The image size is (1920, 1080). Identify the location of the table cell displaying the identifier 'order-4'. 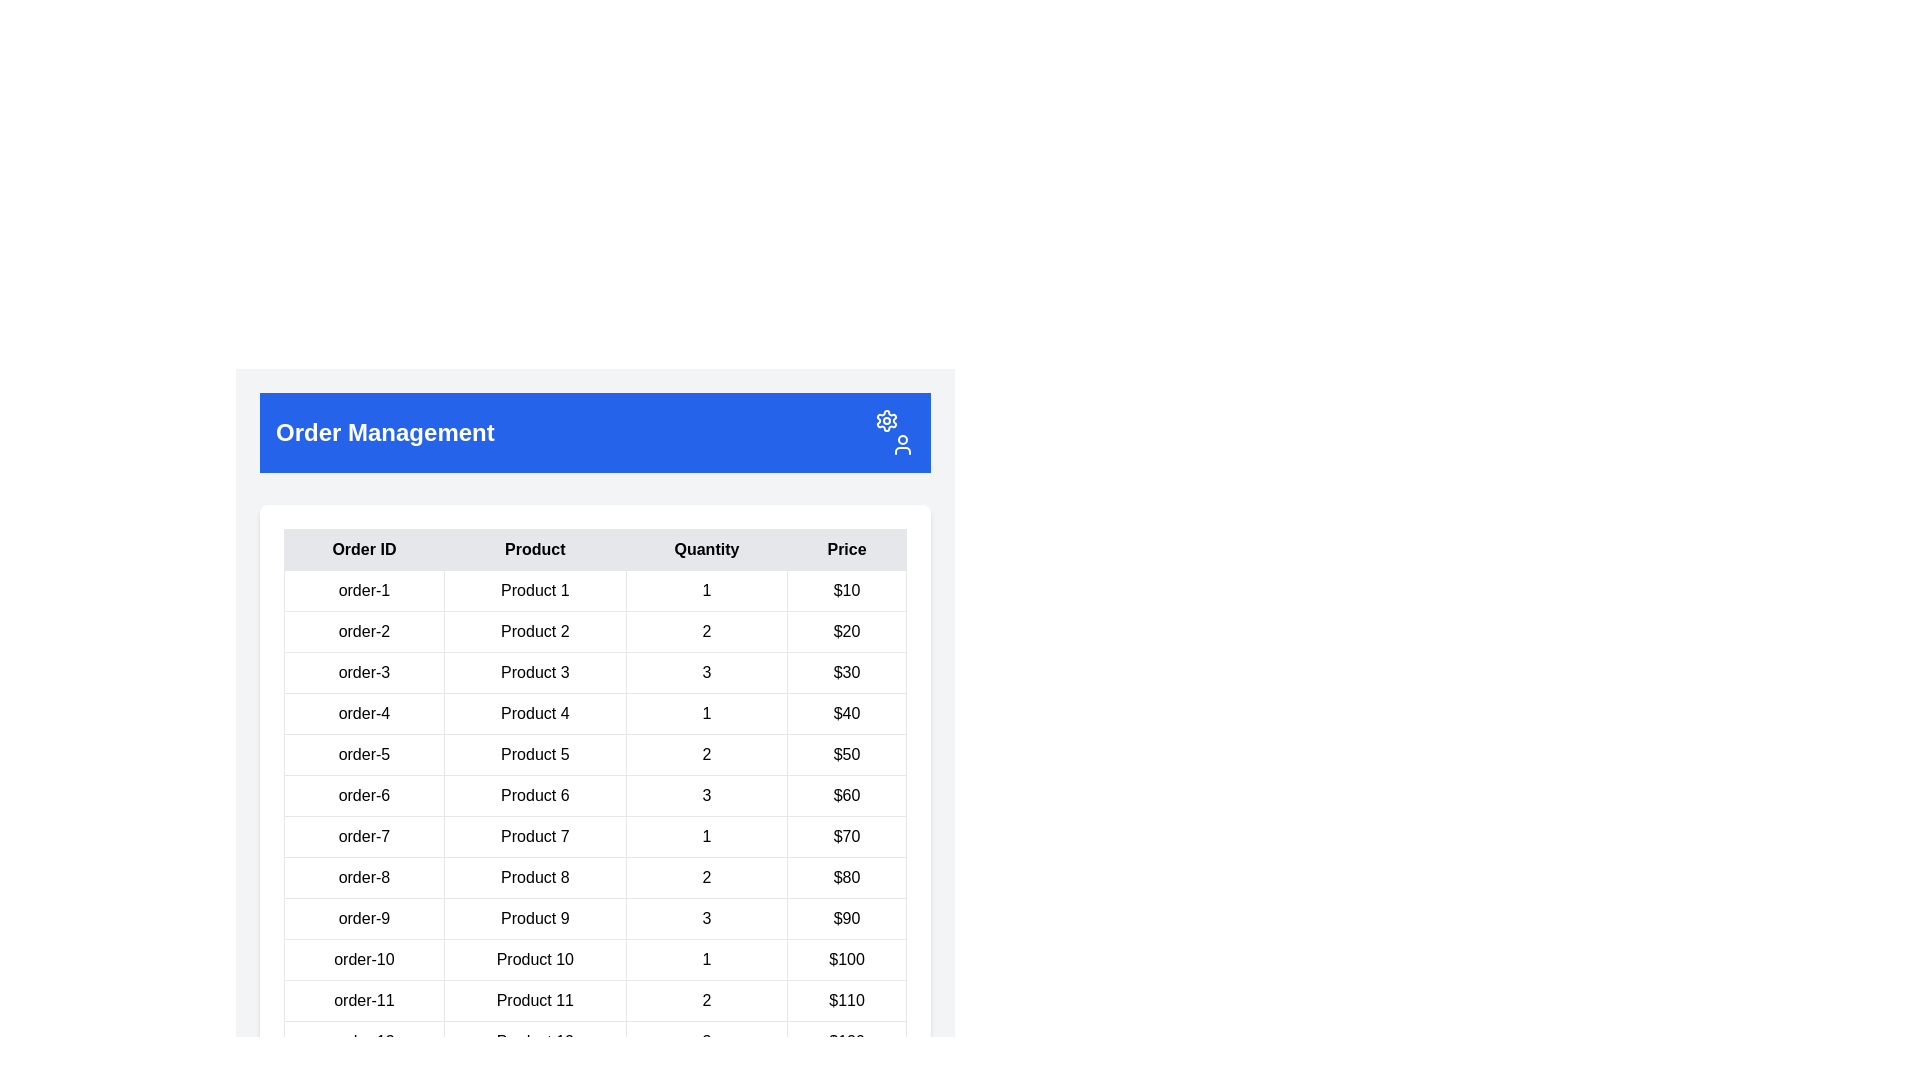
(364, 712).